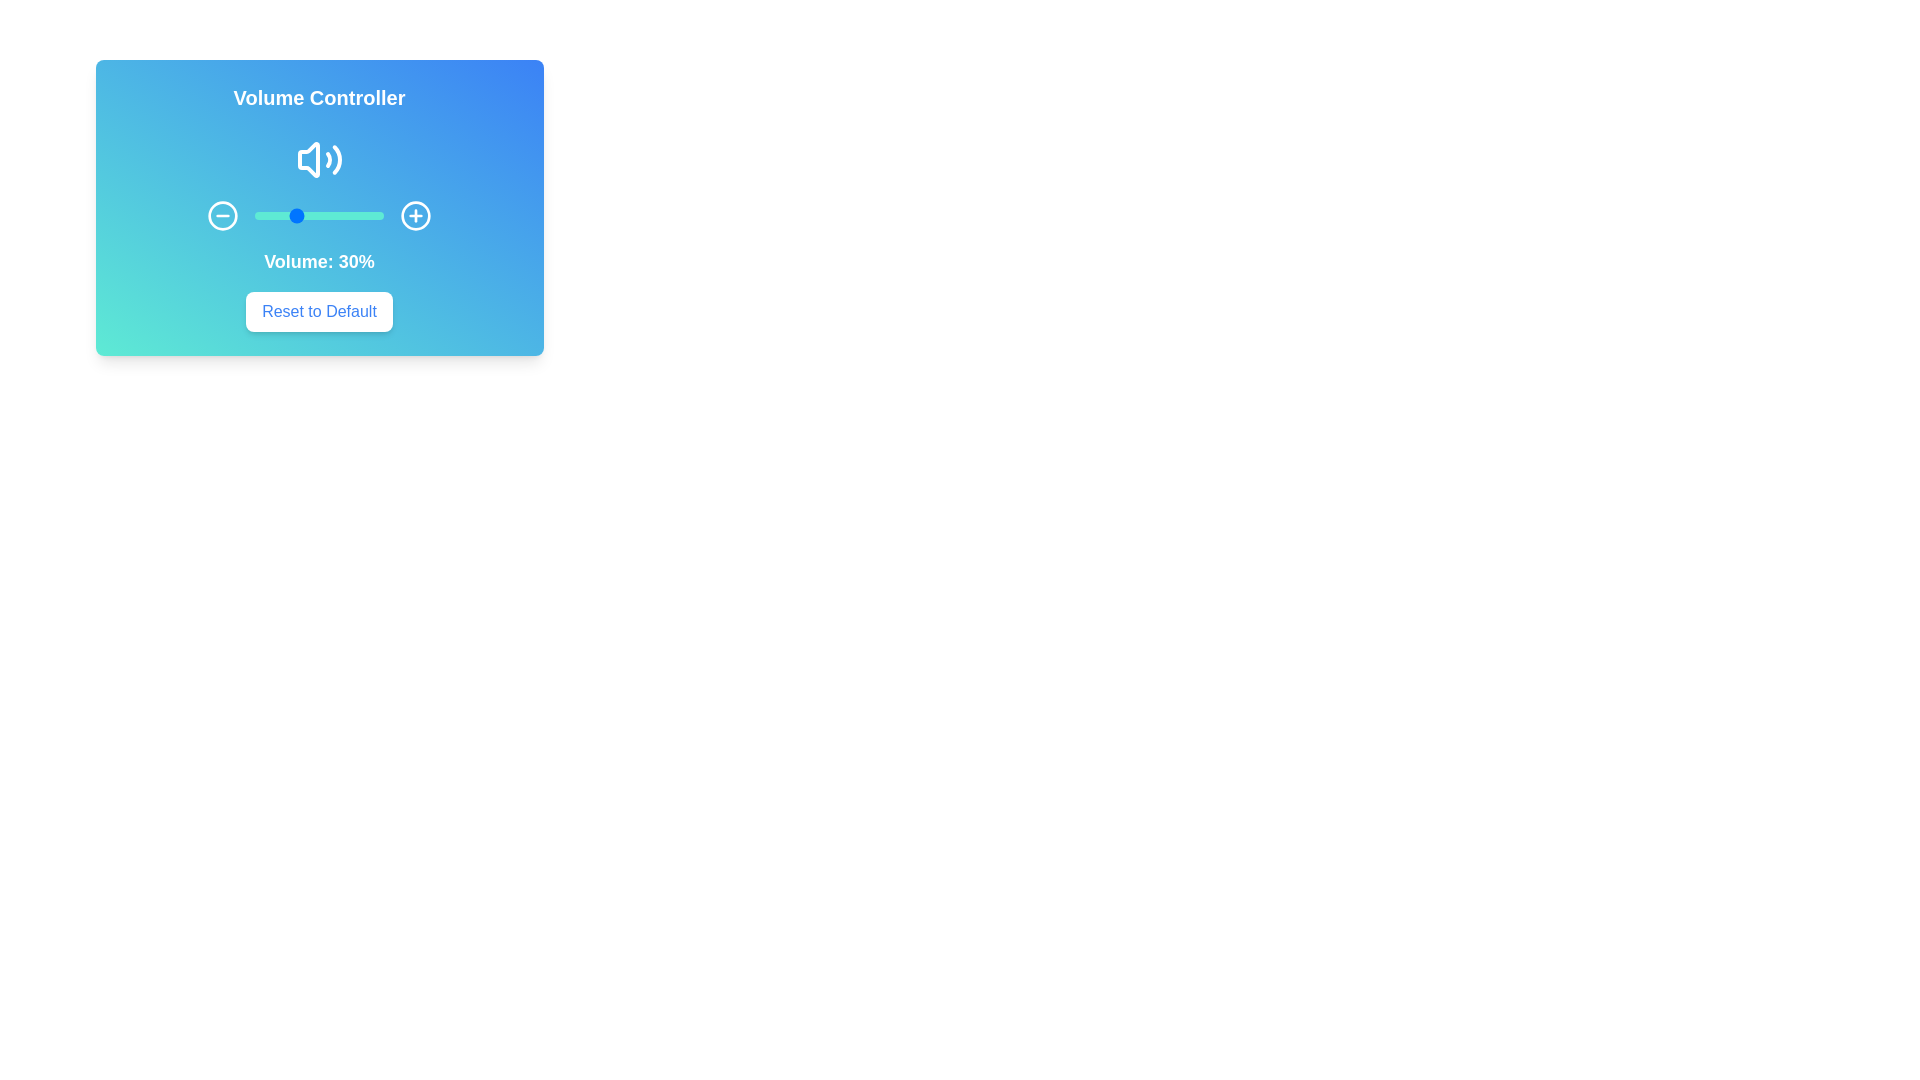 This screenshot has height=1080, width=1920. I want to click on the volume slider to 5%, so click(260, 216).